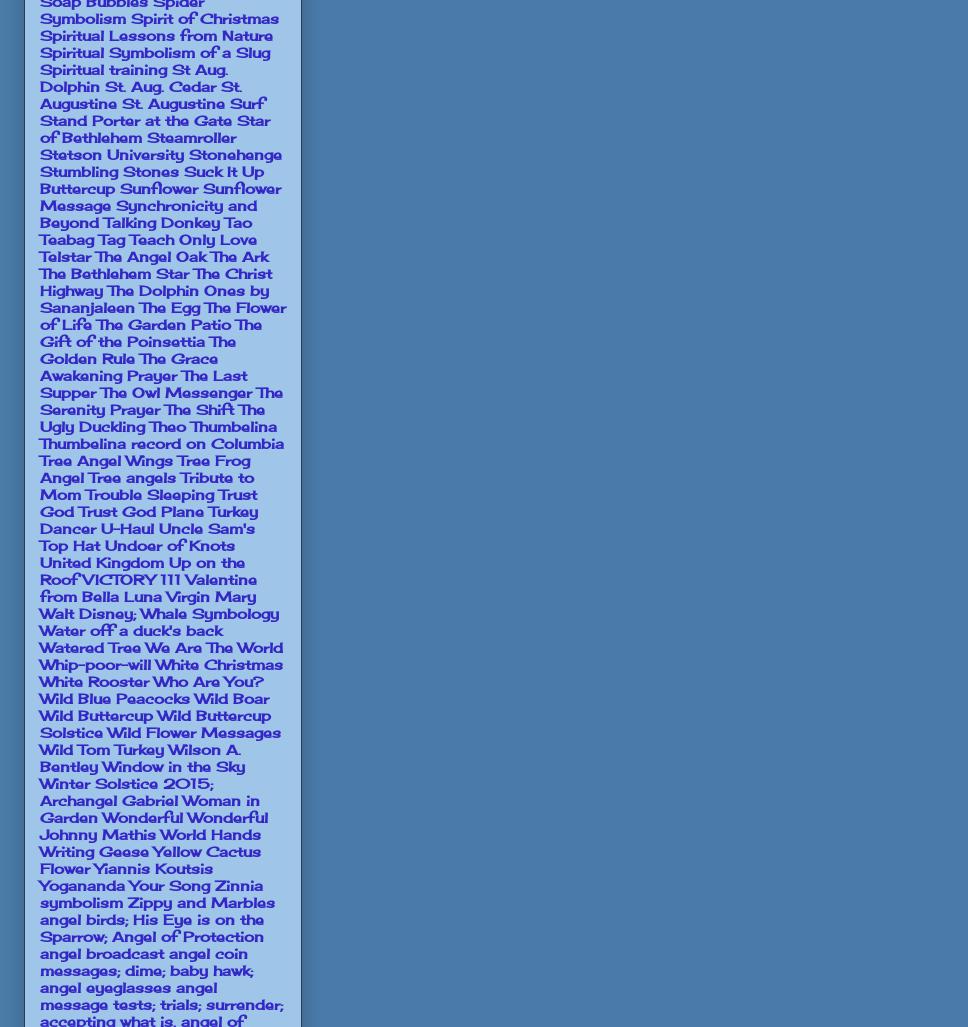  What do you see at coordinates (150, 255) in the screenshot?
I see `'The Angel Oak'` at bounding box center [150, 255].